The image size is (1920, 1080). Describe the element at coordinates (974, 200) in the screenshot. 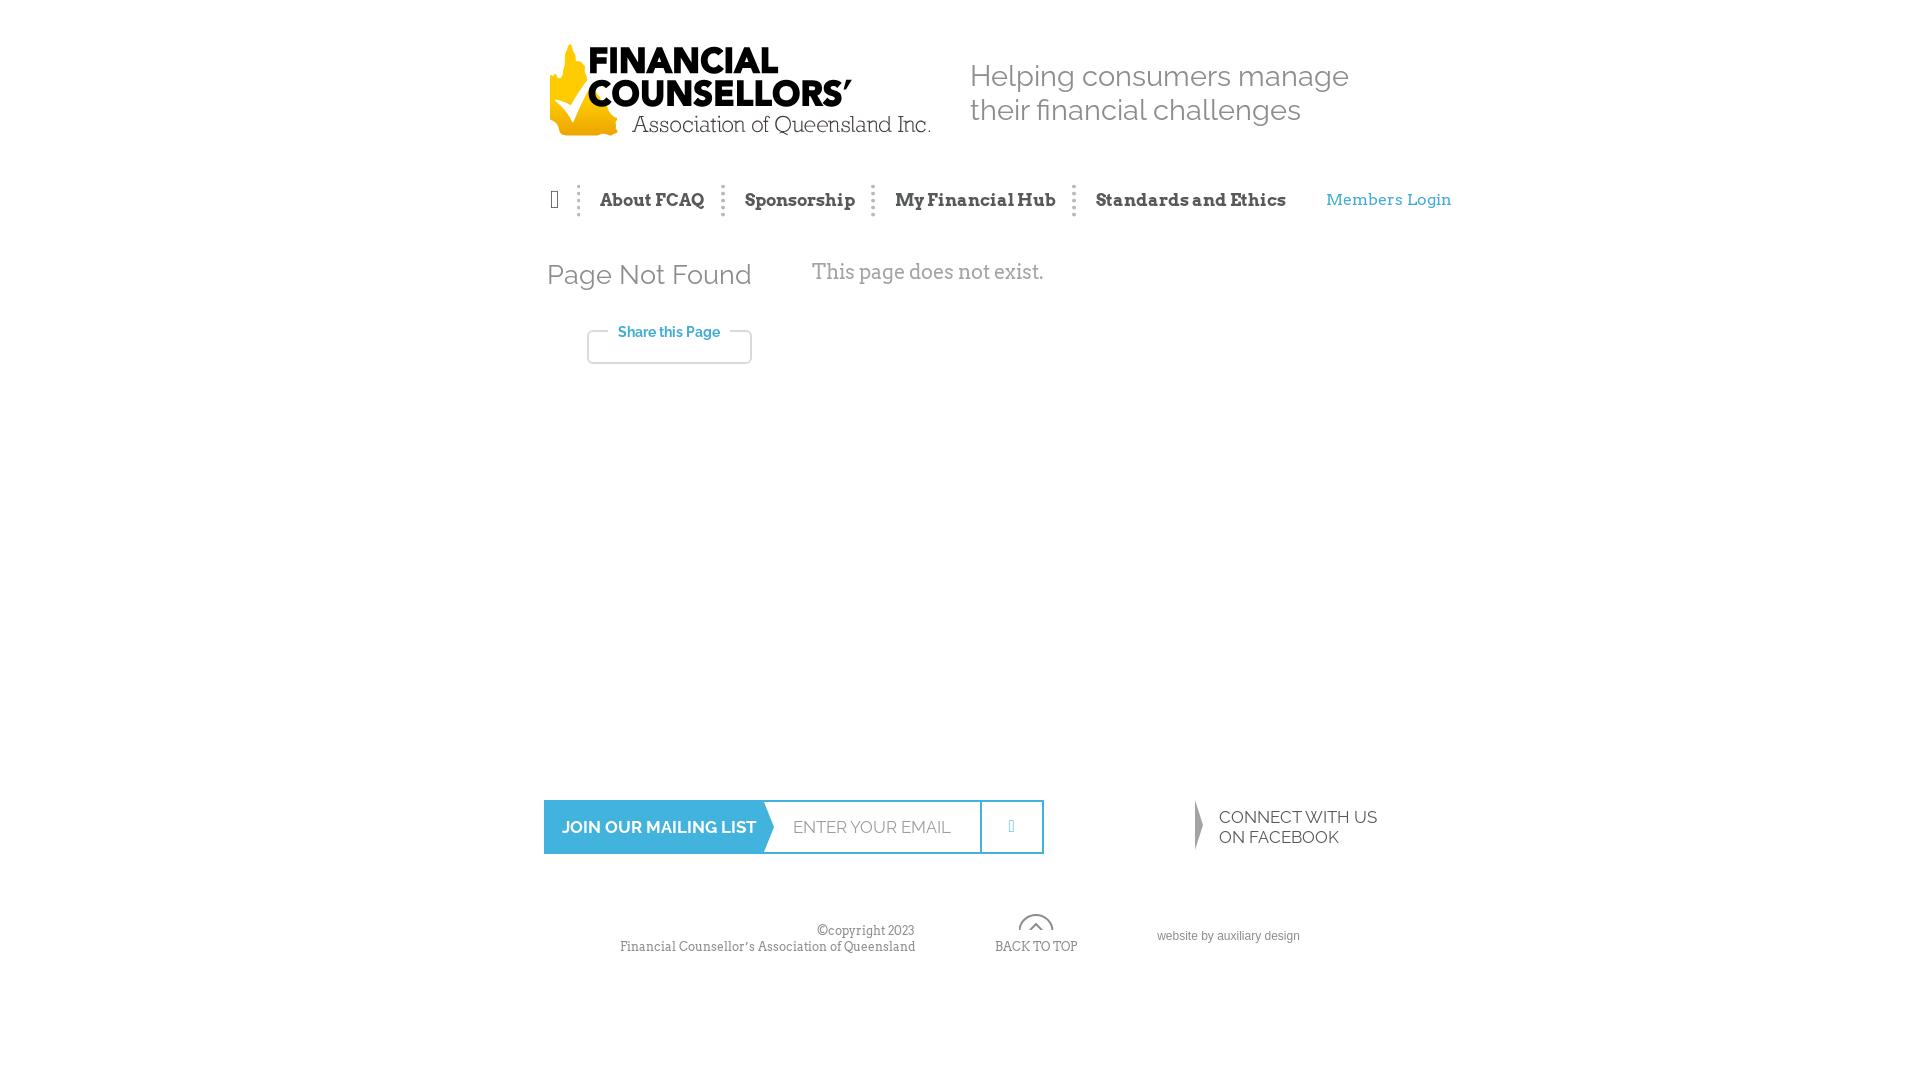

I see `'My Financial Hub'` at that location.